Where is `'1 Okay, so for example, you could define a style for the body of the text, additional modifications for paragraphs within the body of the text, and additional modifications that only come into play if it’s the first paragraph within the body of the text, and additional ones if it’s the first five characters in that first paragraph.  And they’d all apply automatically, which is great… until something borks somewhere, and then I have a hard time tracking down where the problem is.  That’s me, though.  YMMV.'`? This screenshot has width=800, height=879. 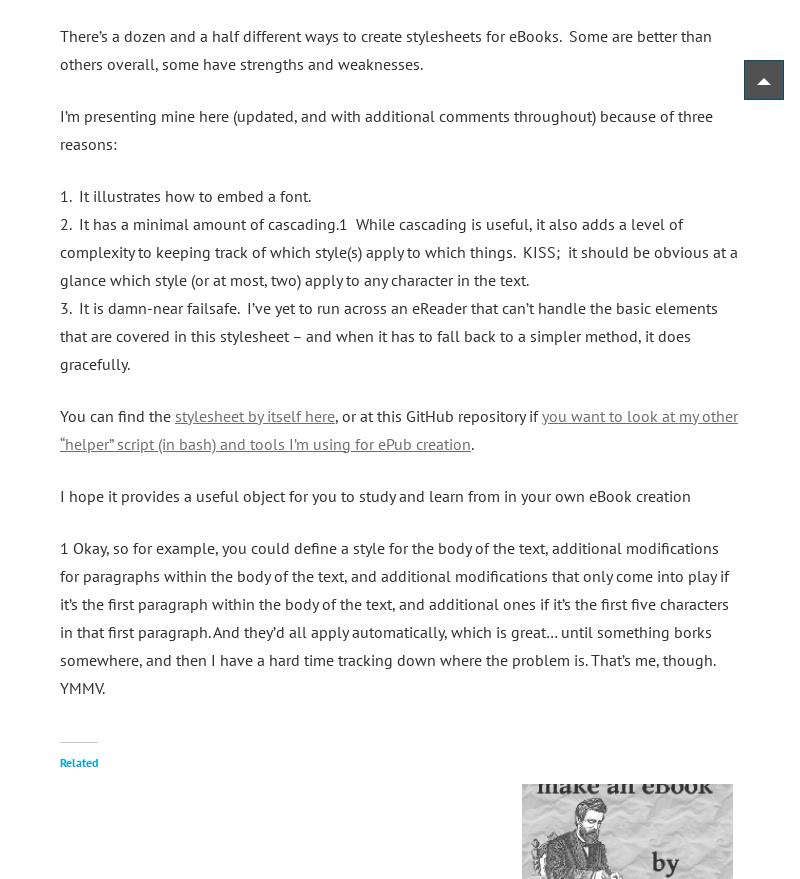
'1 Okay, so for example, you could define a style for the body of the text, additional modifications for paragraphs within the body of the text, and additional modifications that only come into play if it’s the first paragraph within the body of the text, and additional ones if it’s the first five characters in that first paragraph.  And they’d all apply automatically, which is great… until something borks somewhere, and then I have a hard time tracking down where the problem is.  That’s me, though.  YMMV.' is located at coordinates (59, 616).